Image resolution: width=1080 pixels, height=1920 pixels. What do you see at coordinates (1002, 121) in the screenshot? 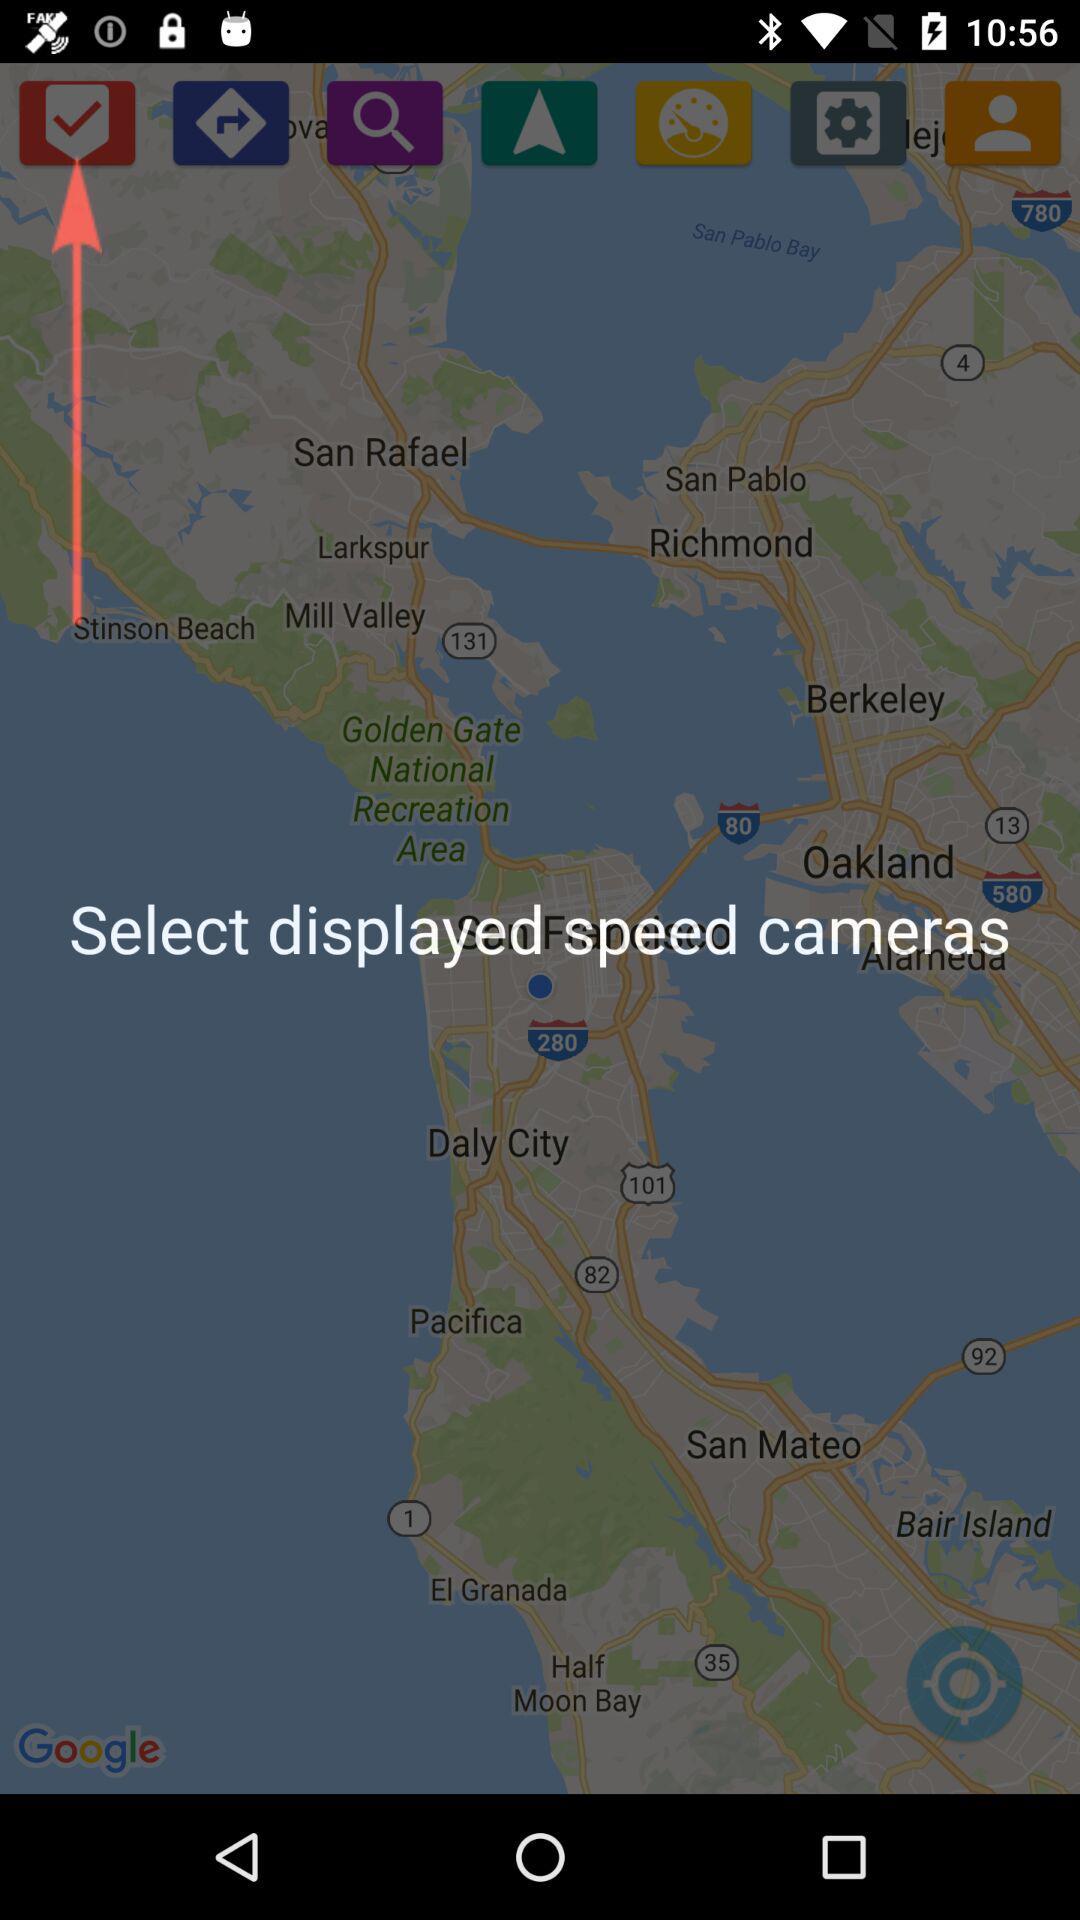
I see `friends` at bounding box center [1002, 121].